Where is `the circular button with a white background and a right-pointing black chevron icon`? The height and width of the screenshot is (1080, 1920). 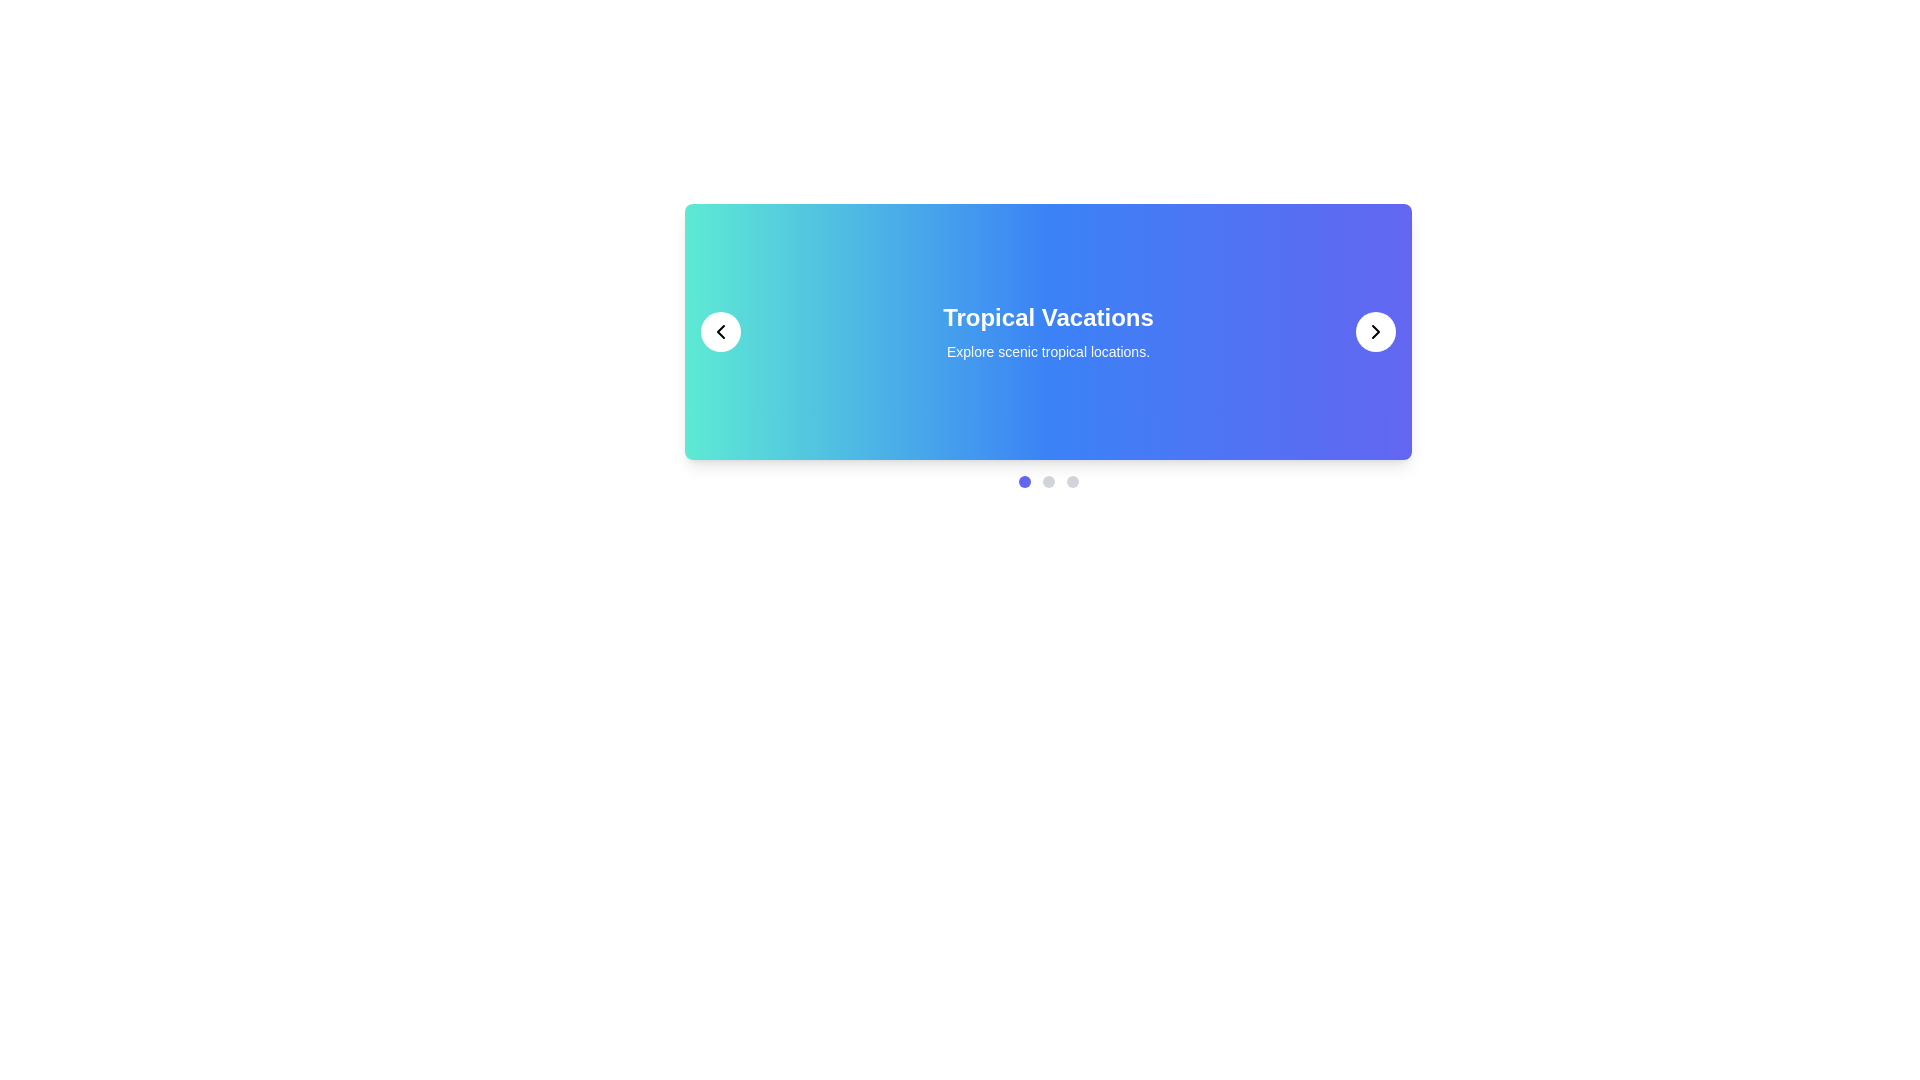 the circular button with a white background and a right-pointing black chevron icon is located at coordinates (1375, 330).